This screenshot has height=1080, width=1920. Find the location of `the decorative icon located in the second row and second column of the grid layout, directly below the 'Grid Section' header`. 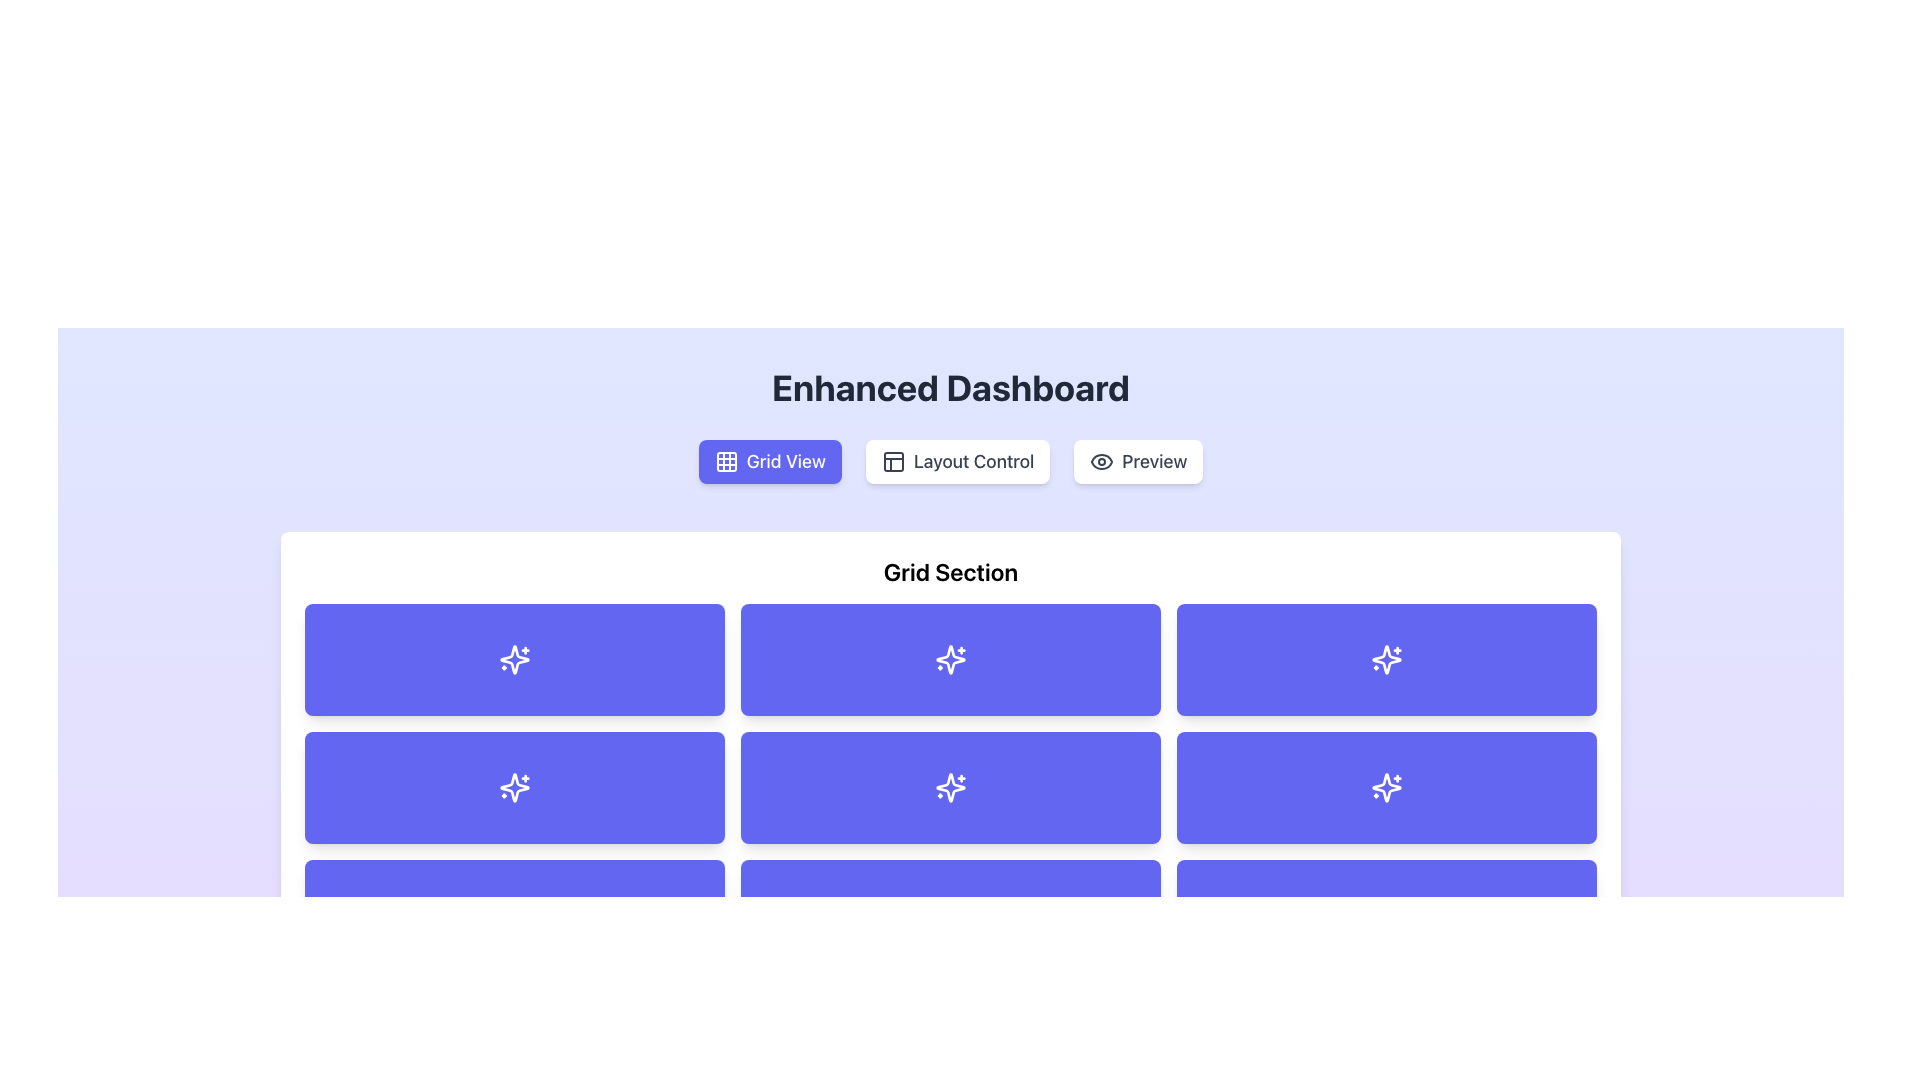

the decorative icon located in the second row and second column of the grid layout, directly below the 'Grid Section' header is located at coordinates (949, 659).